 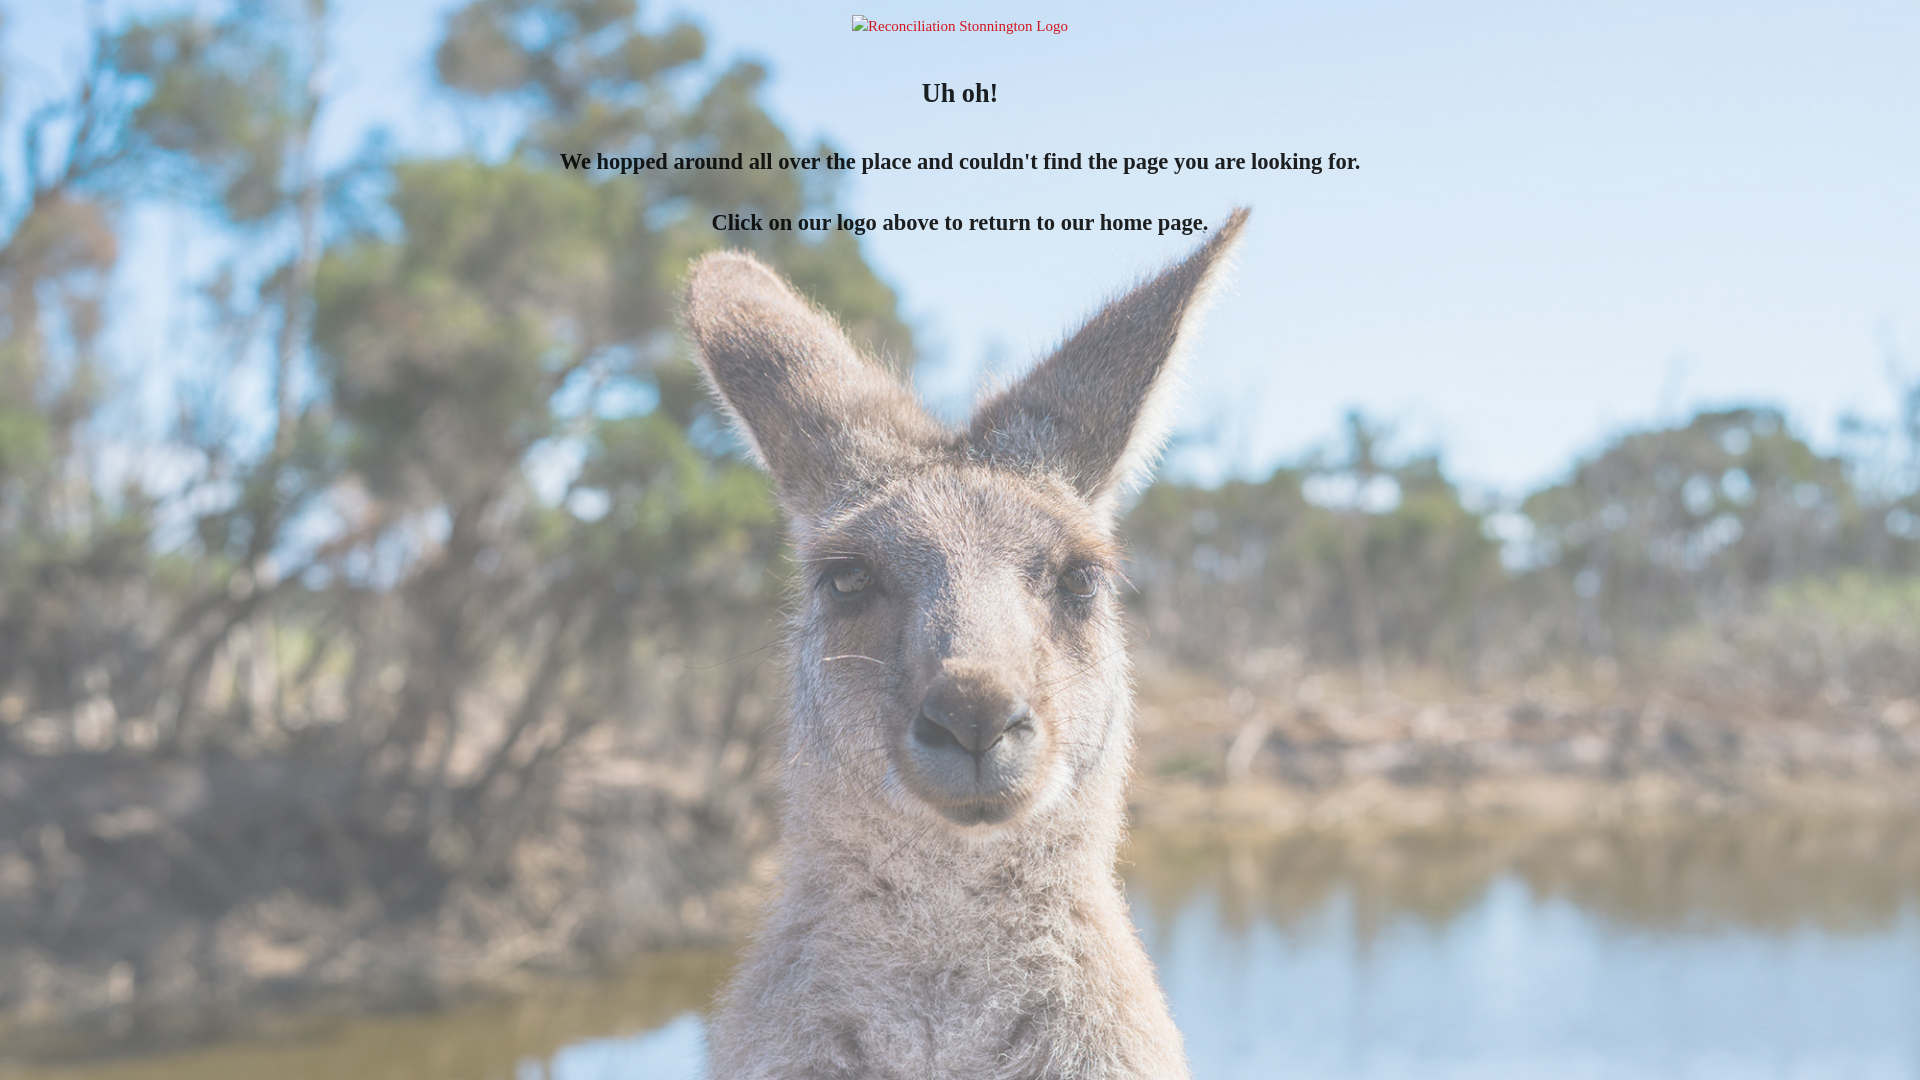 I want to click on 'Reconciliation Stonnington', so click(x=960, y=26).